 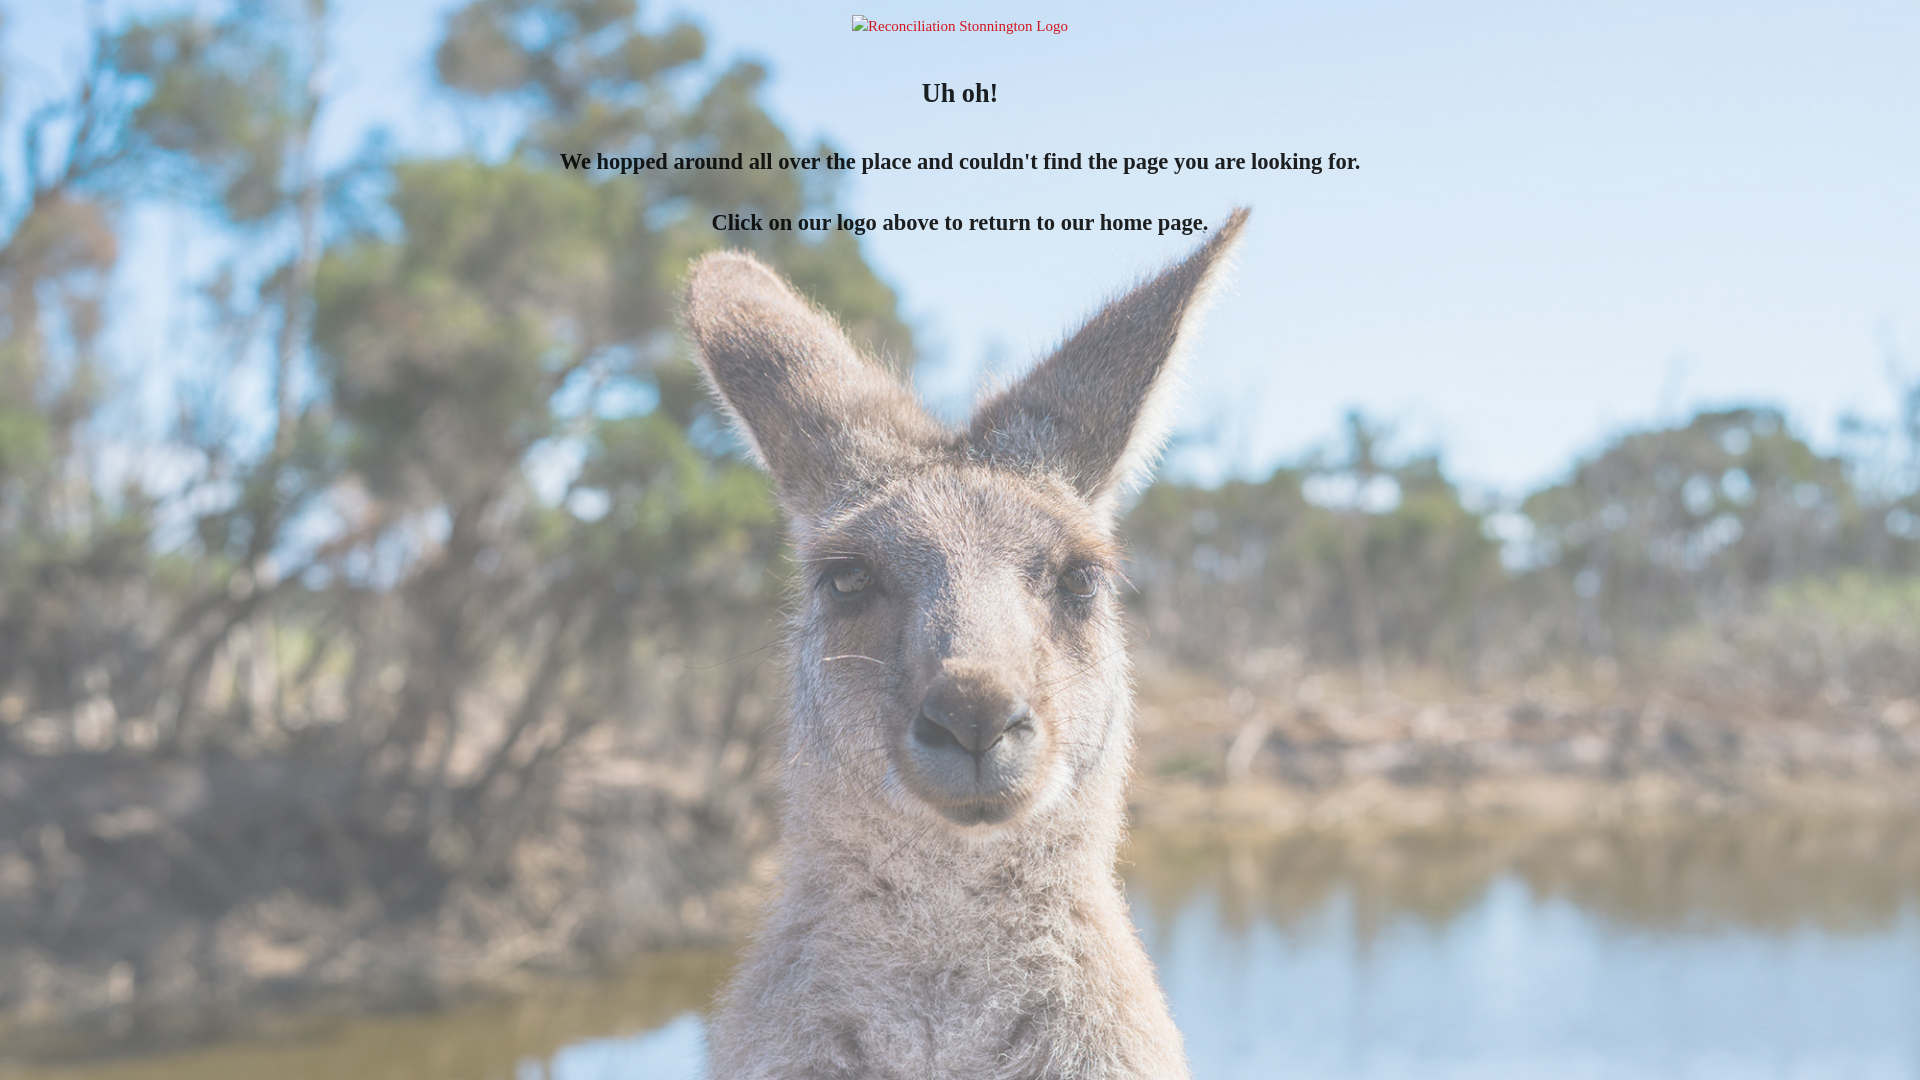 I want to click on 'Reconciliation Stonnington', so click(x=960, y=26).